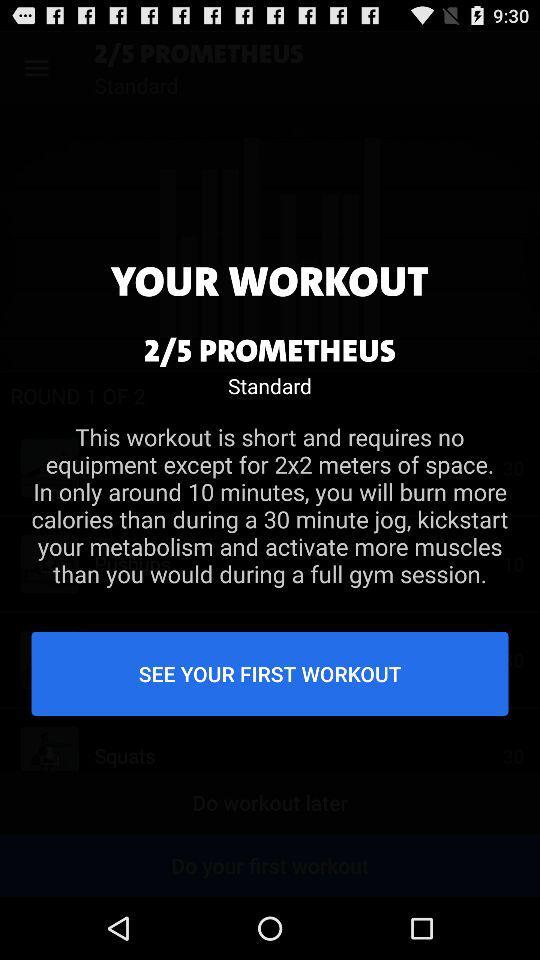 This screenshot has width=540, height=960. What do you see at coordinates (270, 673) in the screenshot?
I see `item at the bottom` at bounding box center [270, 673].